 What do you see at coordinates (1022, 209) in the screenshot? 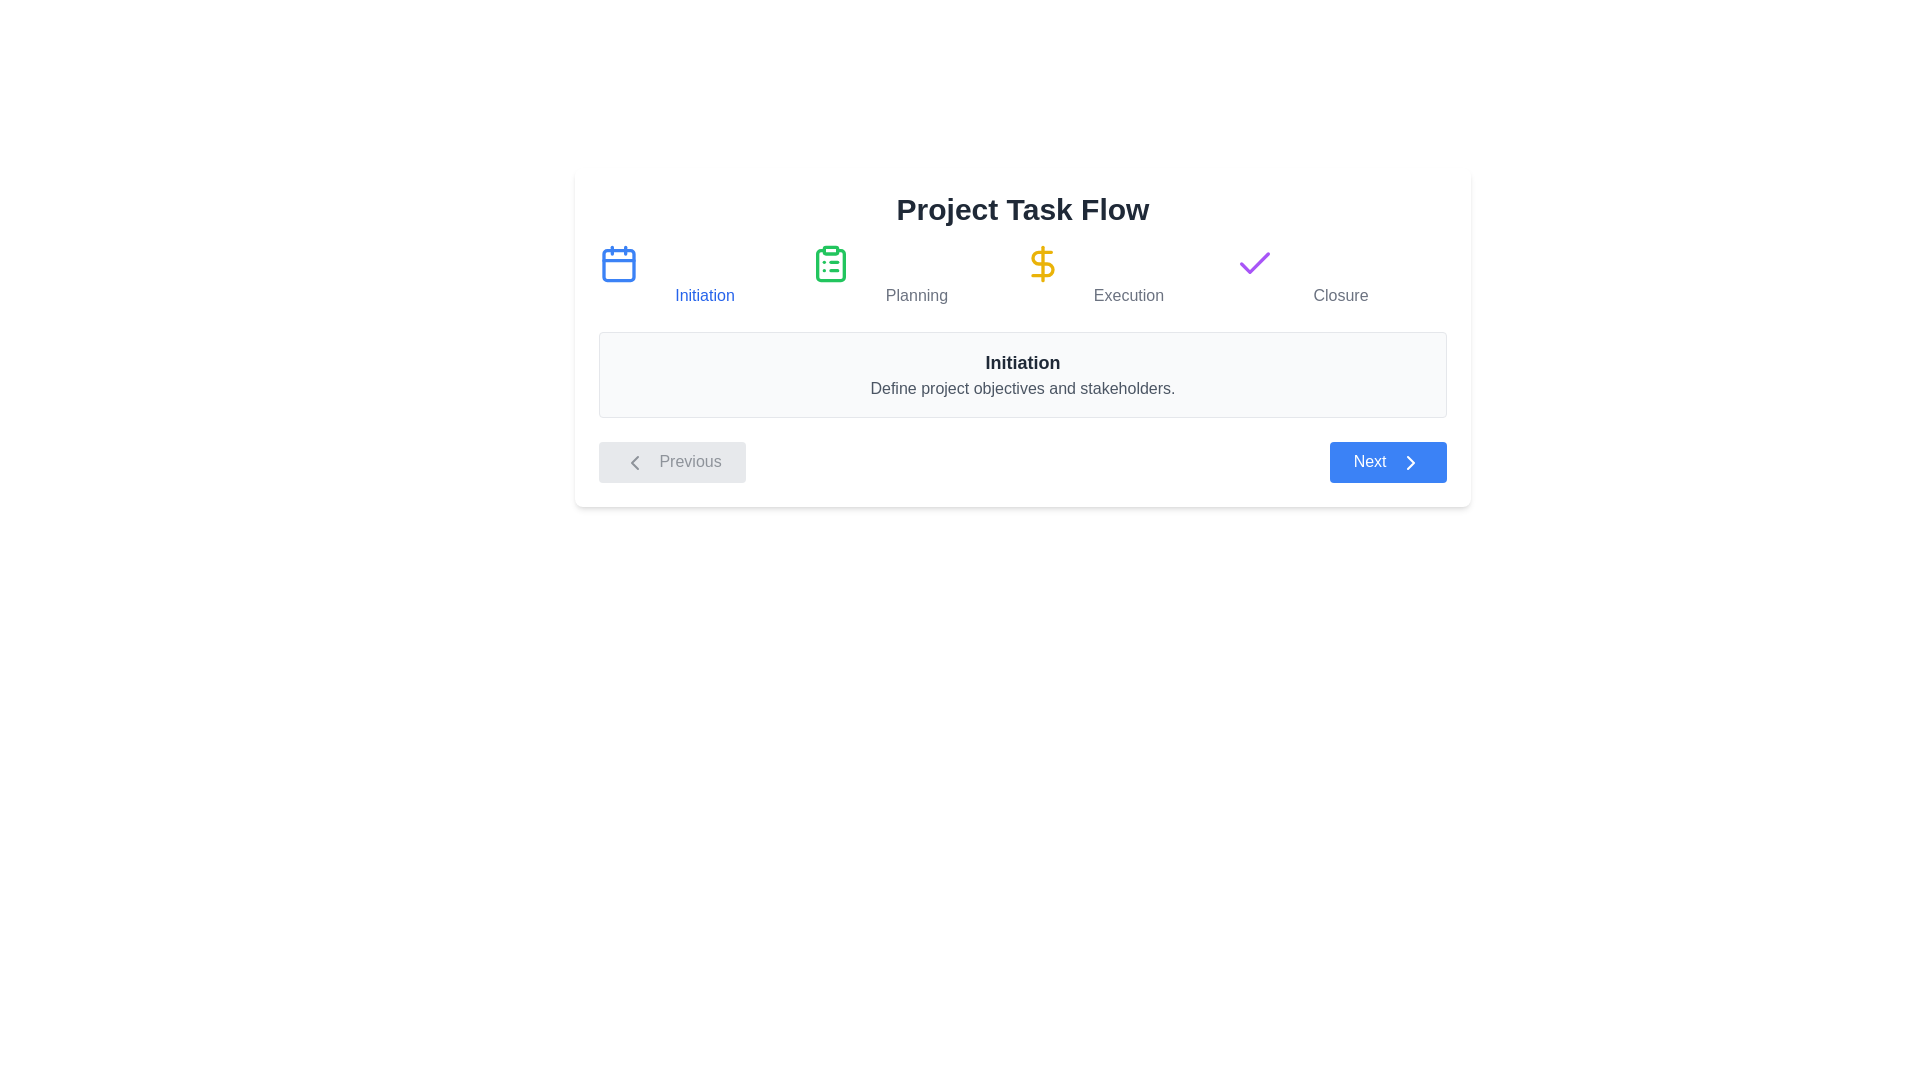
I see `the main title text located at the top of the card interface, which provides contextual information about the current section of the application` at bounding box center [1022, 209].